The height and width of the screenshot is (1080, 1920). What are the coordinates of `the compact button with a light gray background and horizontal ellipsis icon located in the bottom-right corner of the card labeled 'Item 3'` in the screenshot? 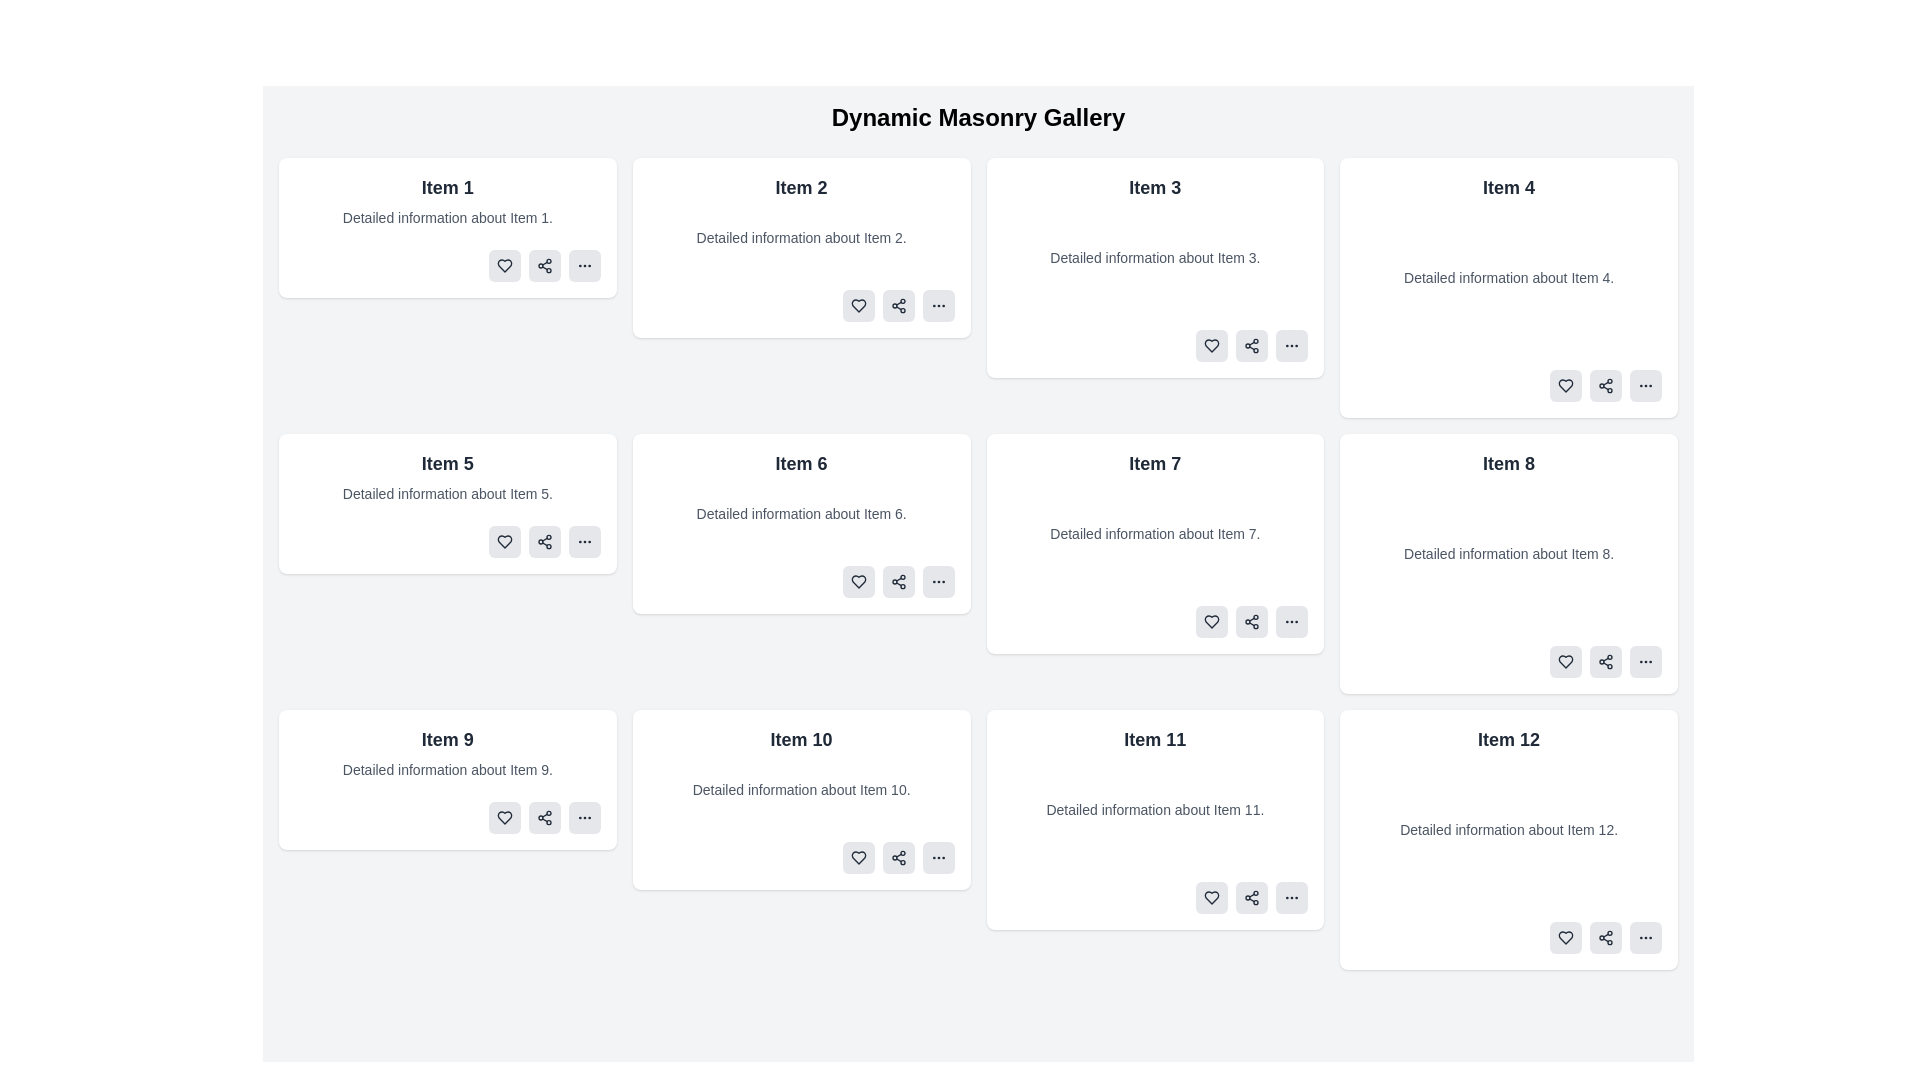 It's located at (1292, 345).